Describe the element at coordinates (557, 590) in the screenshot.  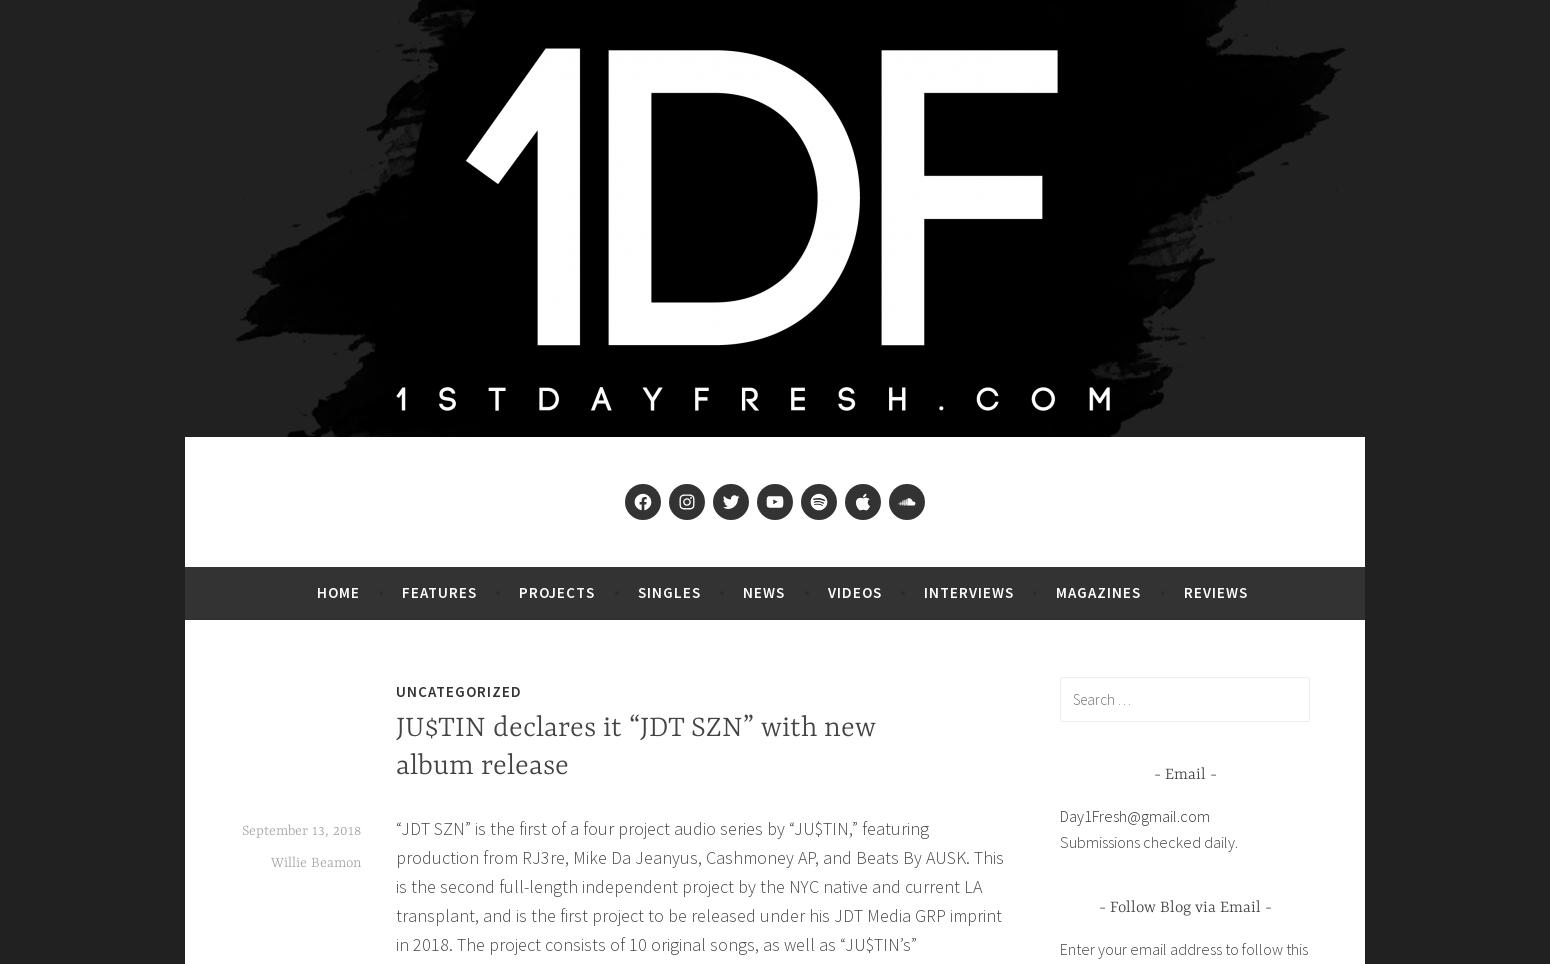
I see `'Projects'` at that location.